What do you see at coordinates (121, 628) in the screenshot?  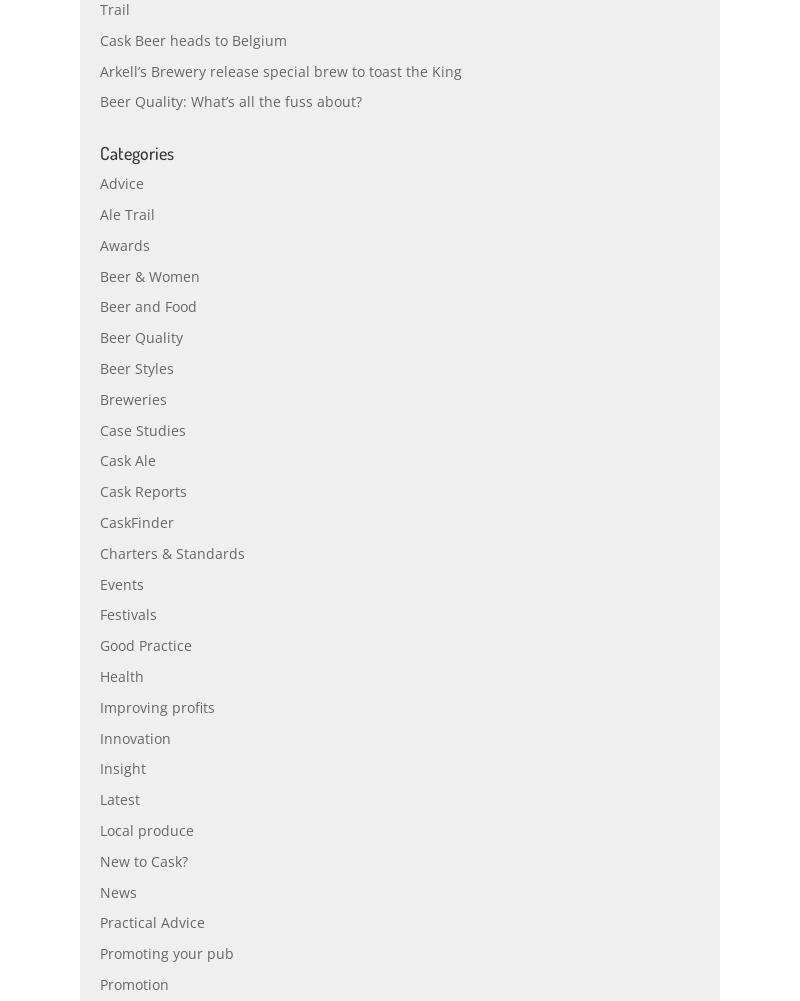 I see `'Events'` at bounding box center [121, 628].